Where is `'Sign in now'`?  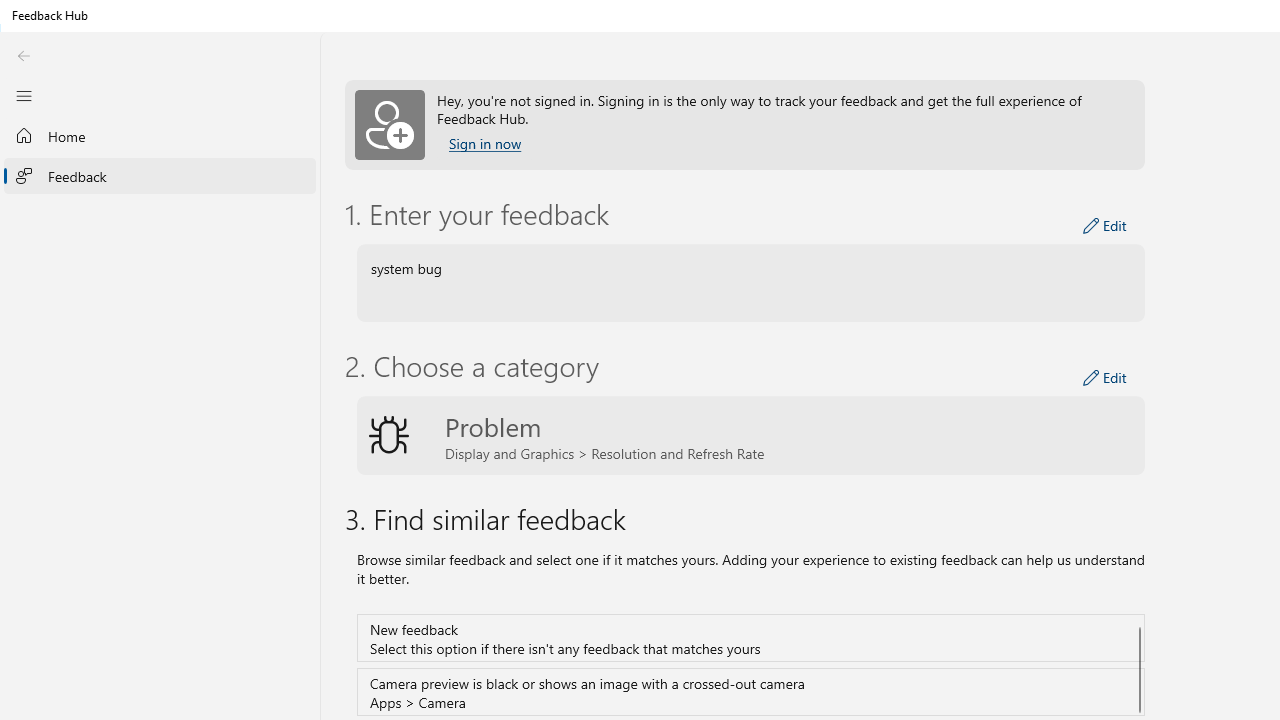
'Sign in now' is located at coordinates (485, 143).